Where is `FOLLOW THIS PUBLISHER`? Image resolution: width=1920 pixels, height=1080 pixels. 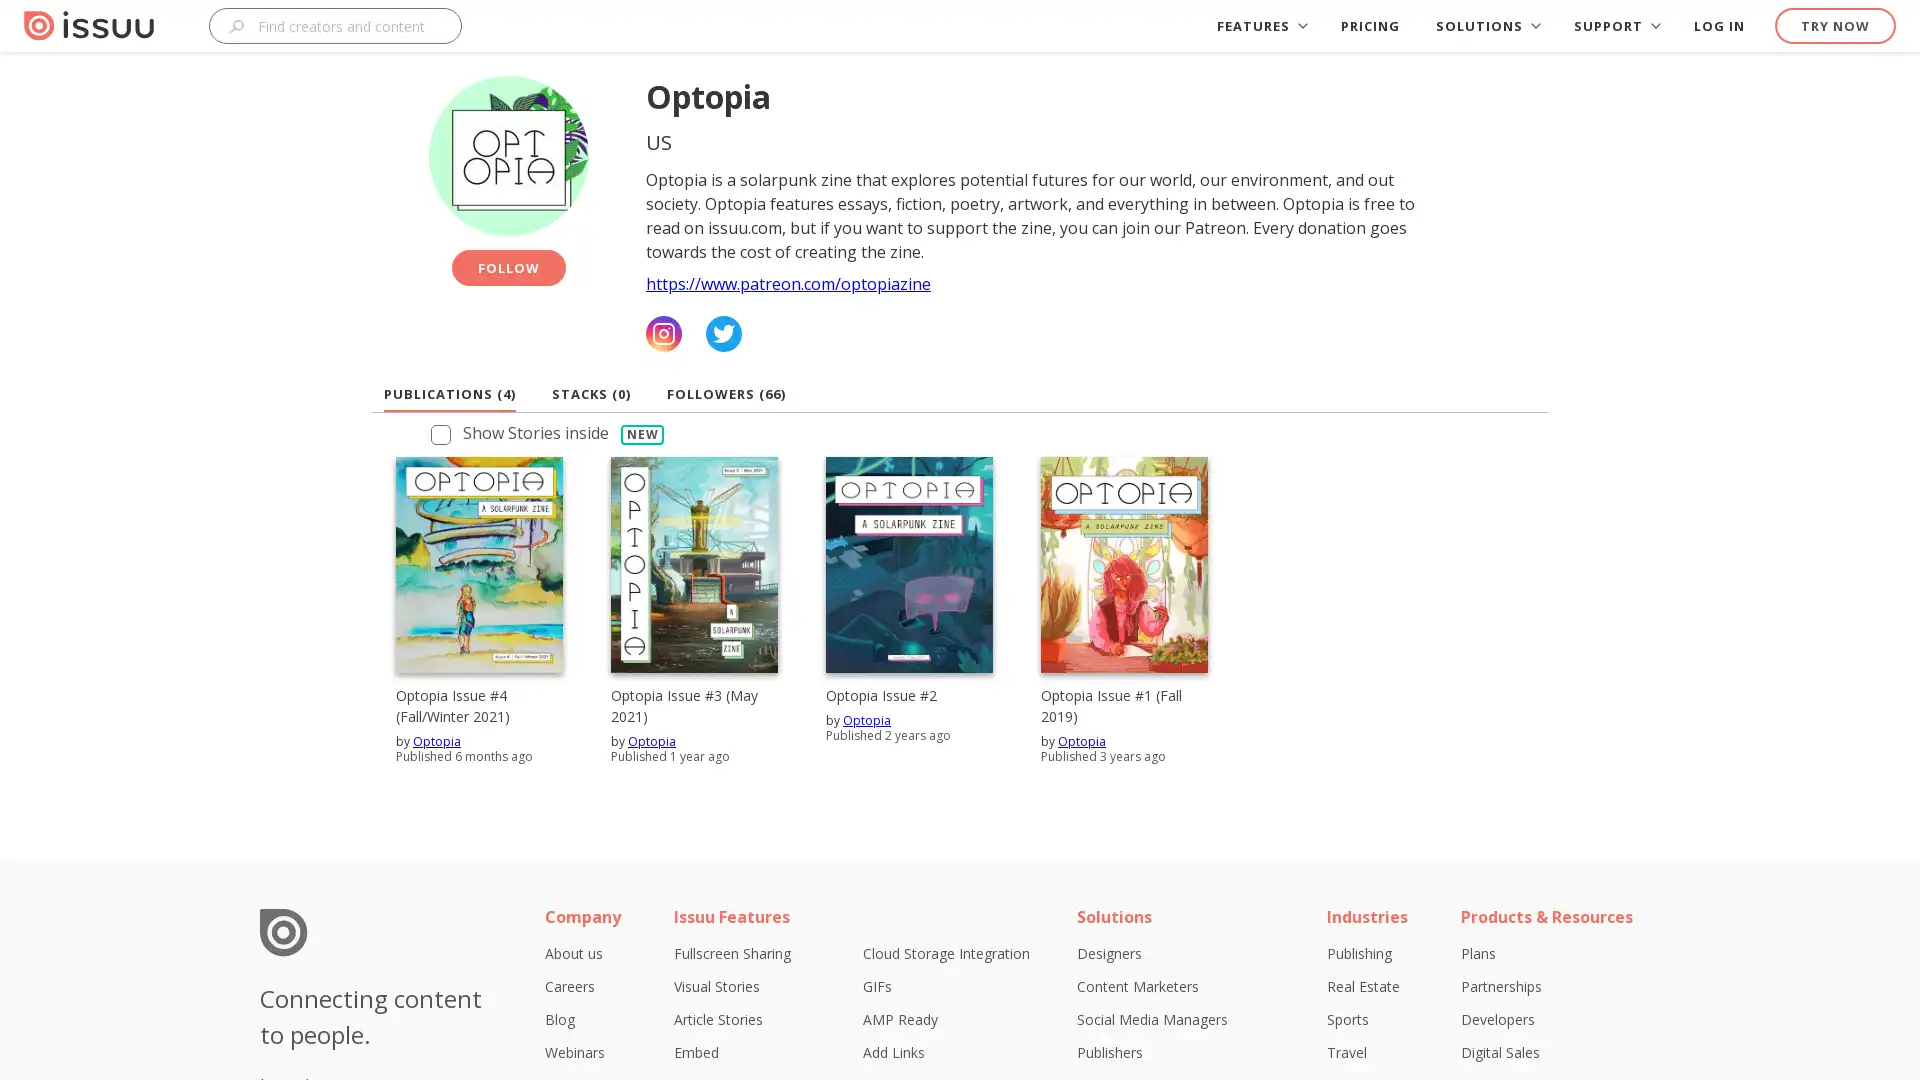 FOLLOW THIS PUBLISHER is located at coordinates (508, 266).